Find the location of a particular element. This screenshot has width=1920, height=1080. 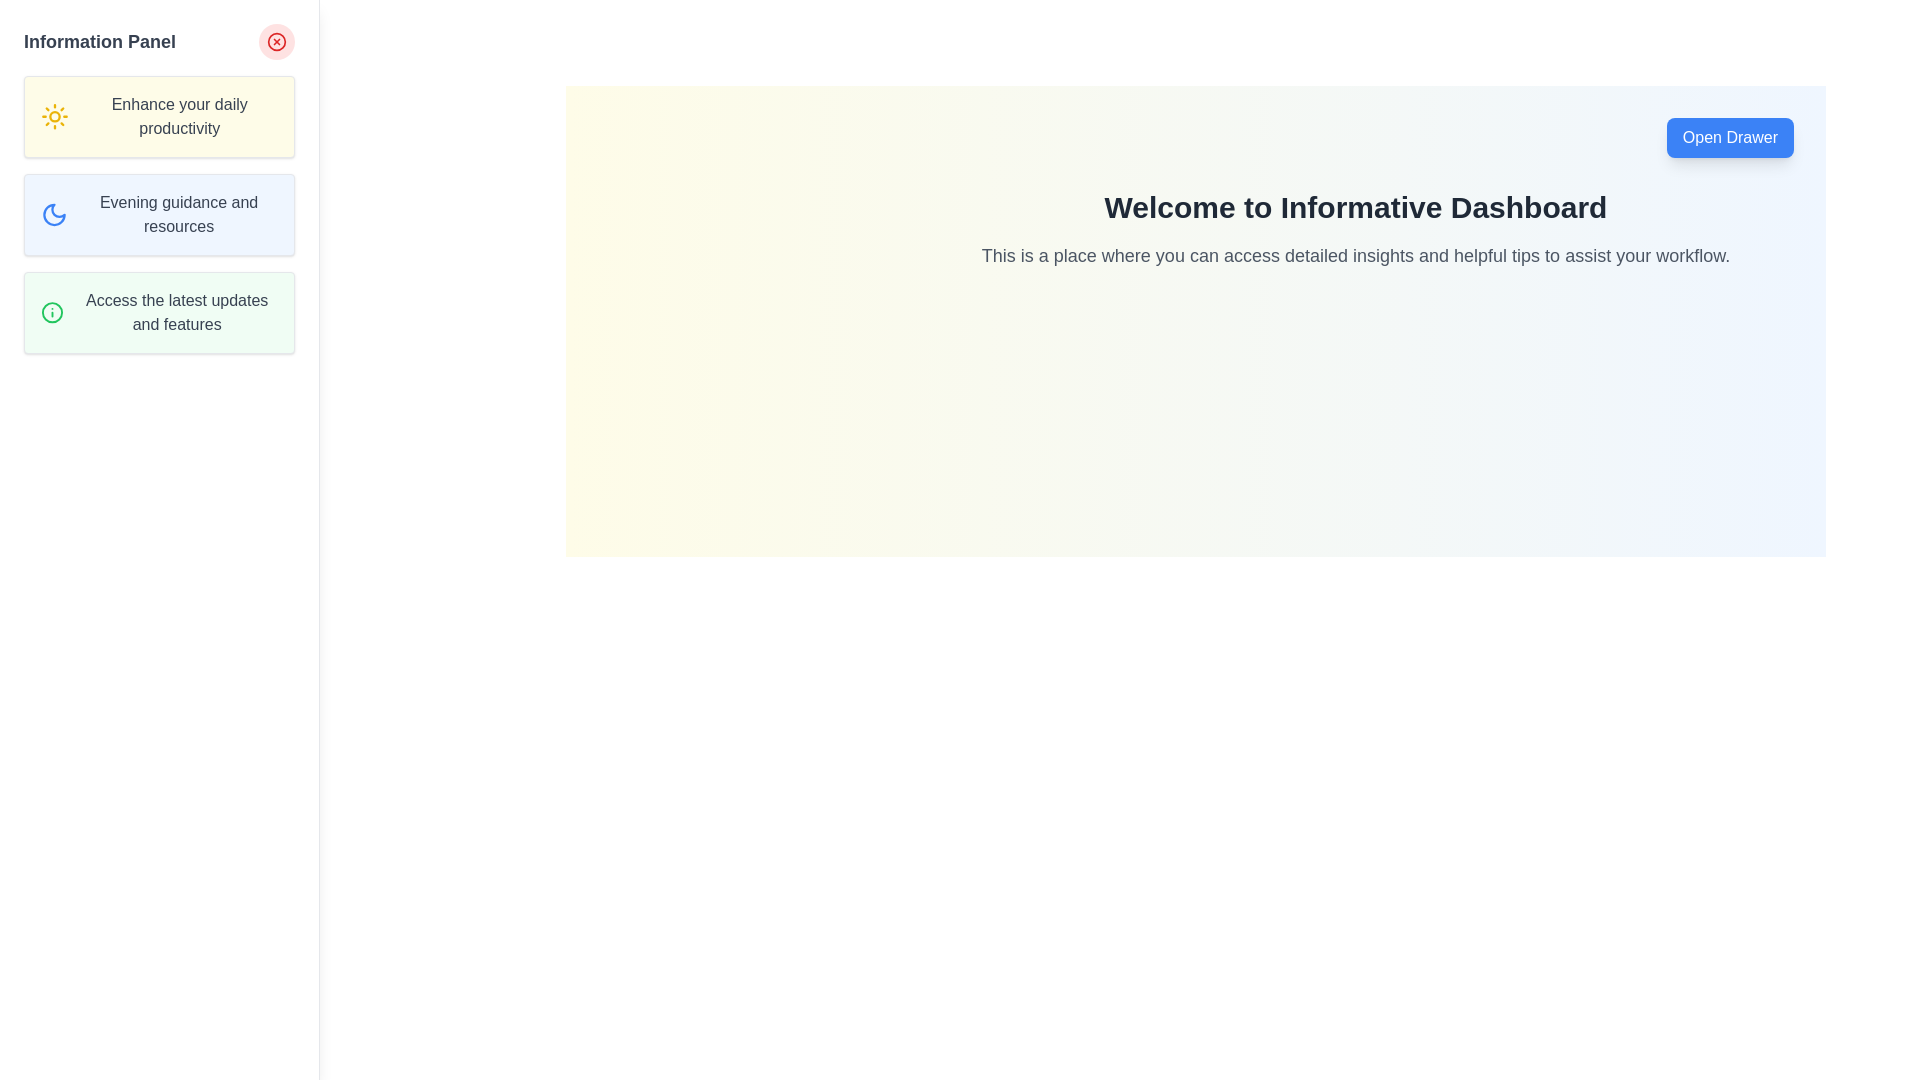

the bold, dark gray headline element displaying 'Welcome to Informative Dashboard', which is positioned near the top of the main content area, right above a smaller descriptive text is located at coordinates (1356, 208).